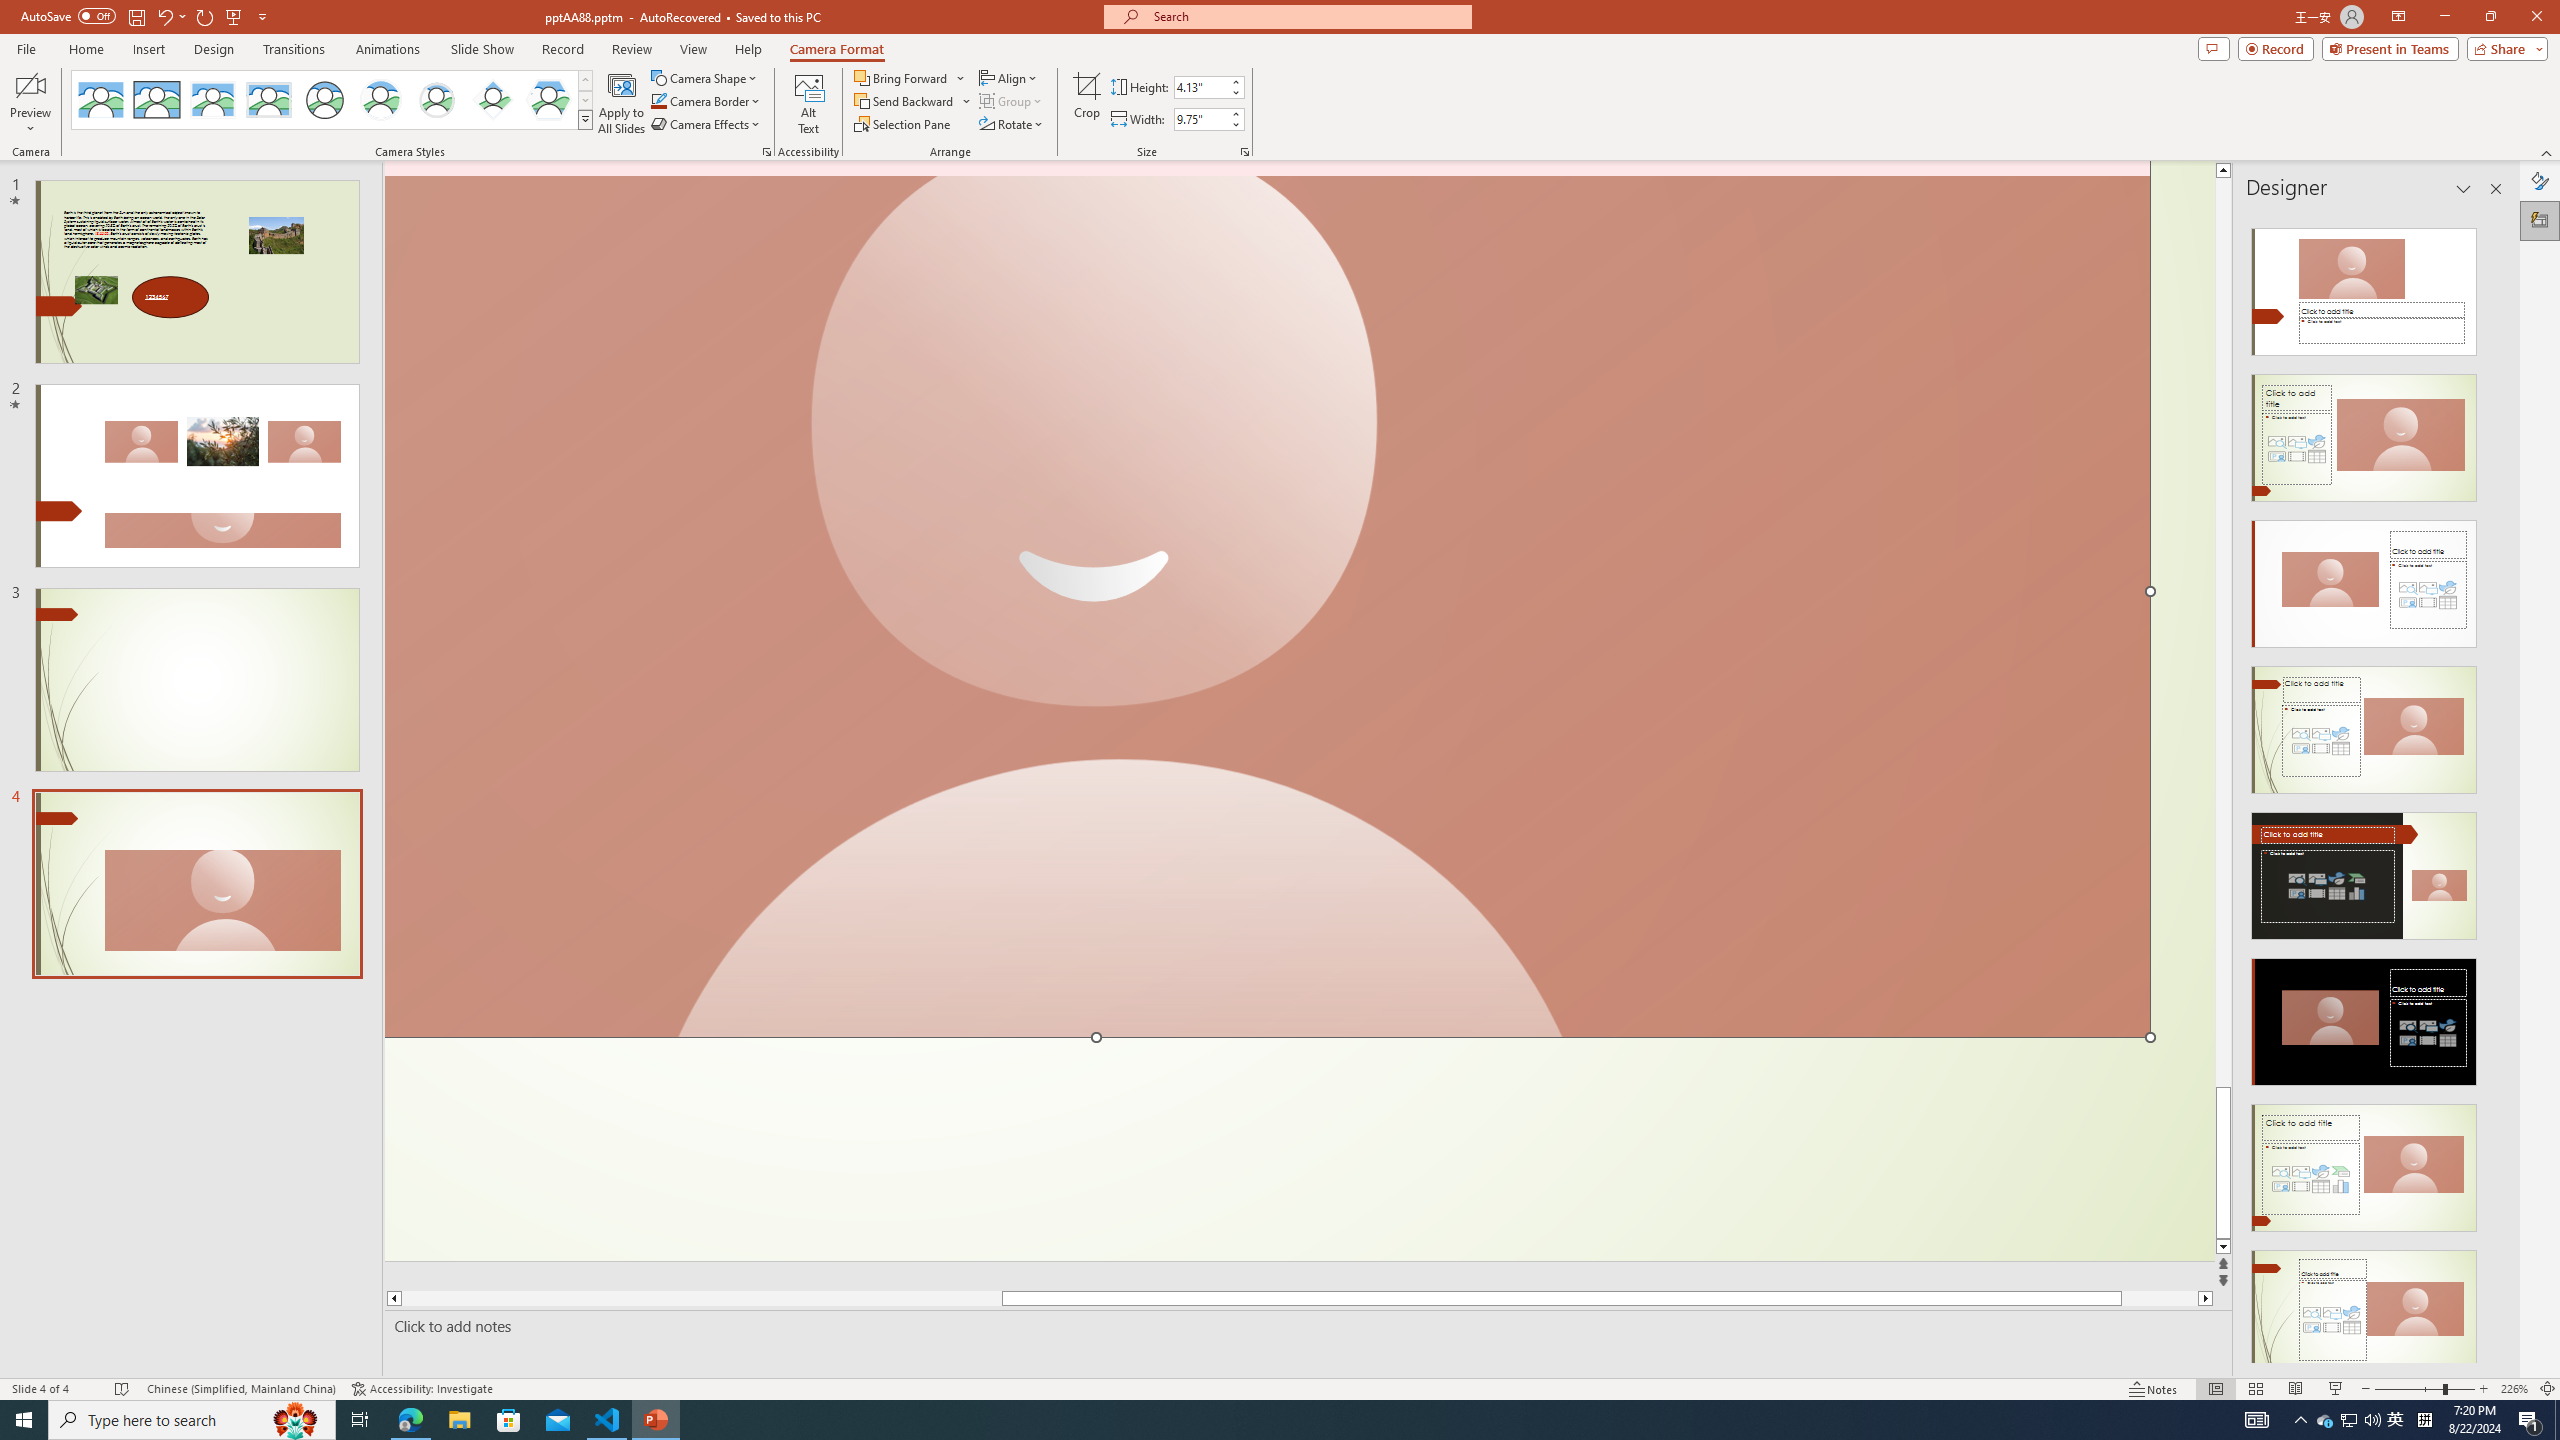 The width and height of the screenshot is (2560, 1440). I want to click on 'Cameo Width', so click(1199, 118).